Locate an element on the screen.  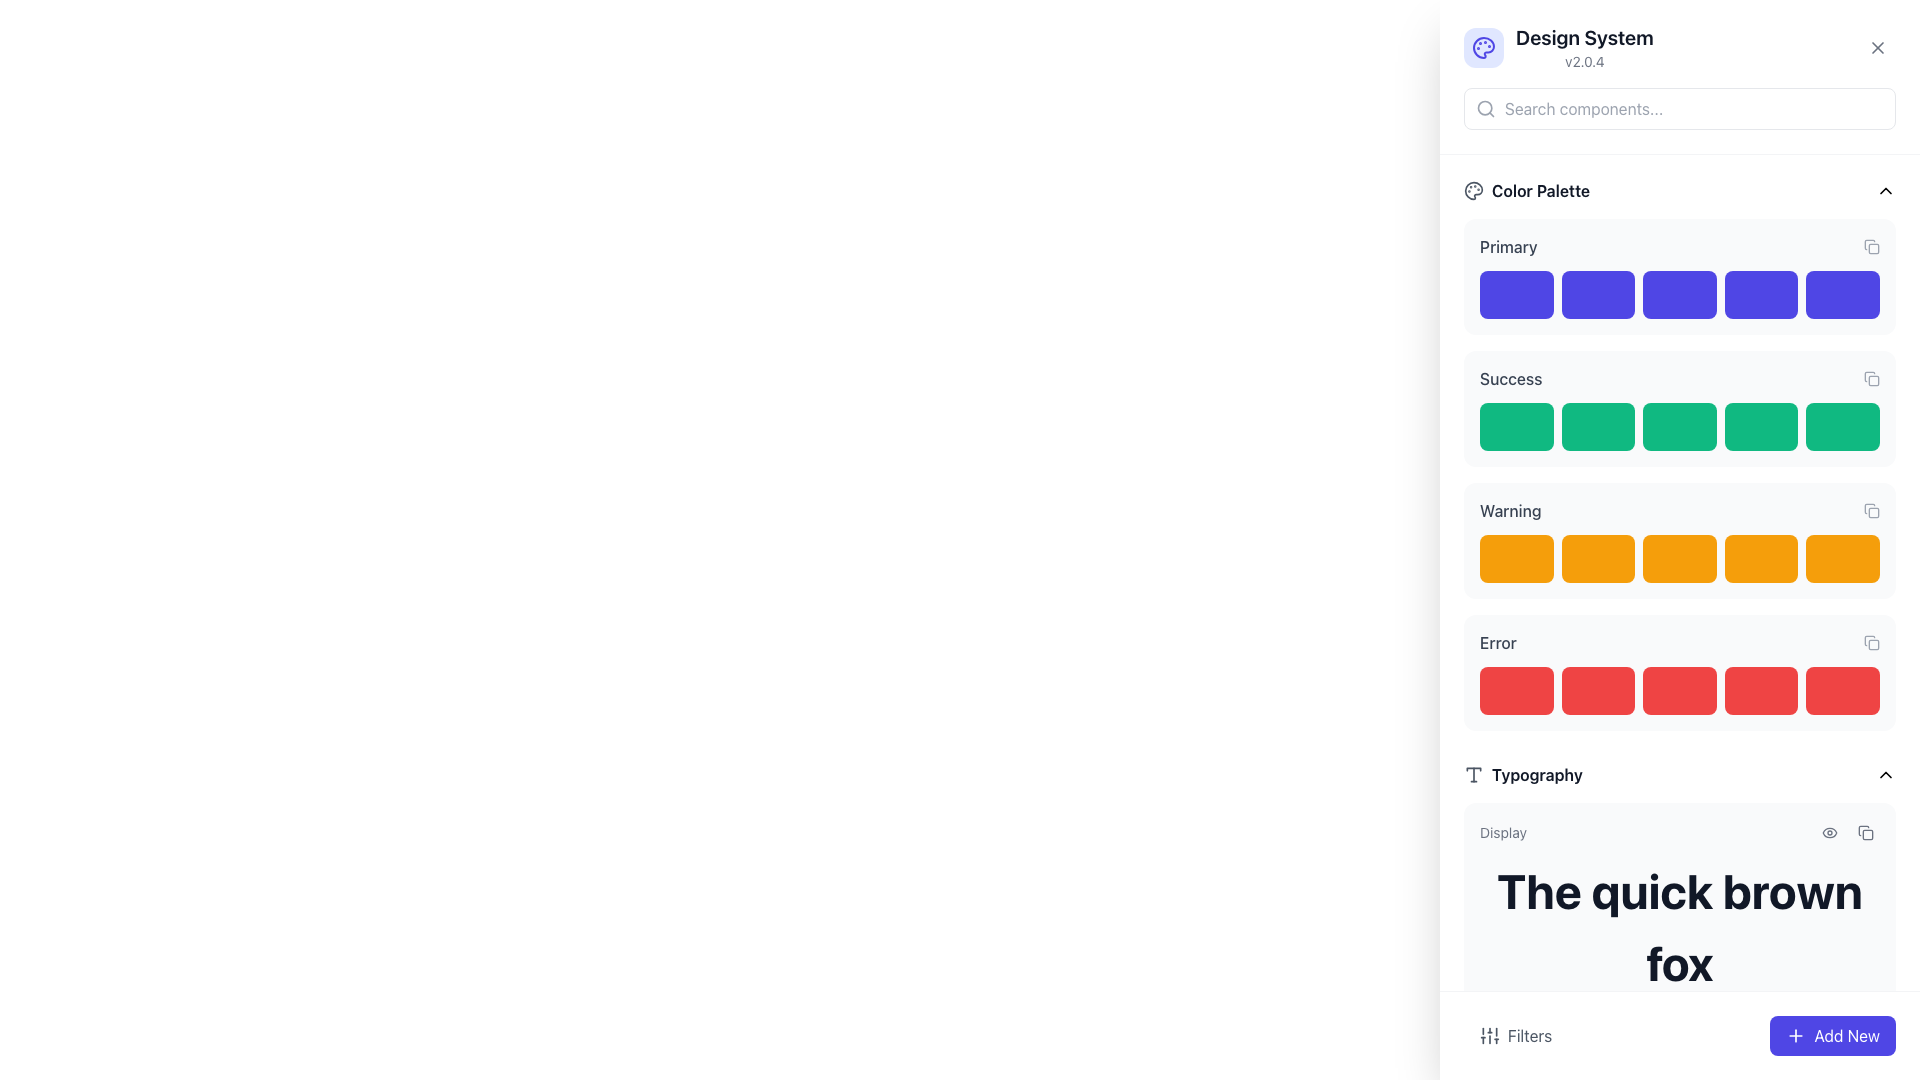
the design of the 'Color Palette' icon located at the top-left corner of the 'Color Palette' section, adjacent to the text 'Color Palette' is located at coordinates (1473, 191).